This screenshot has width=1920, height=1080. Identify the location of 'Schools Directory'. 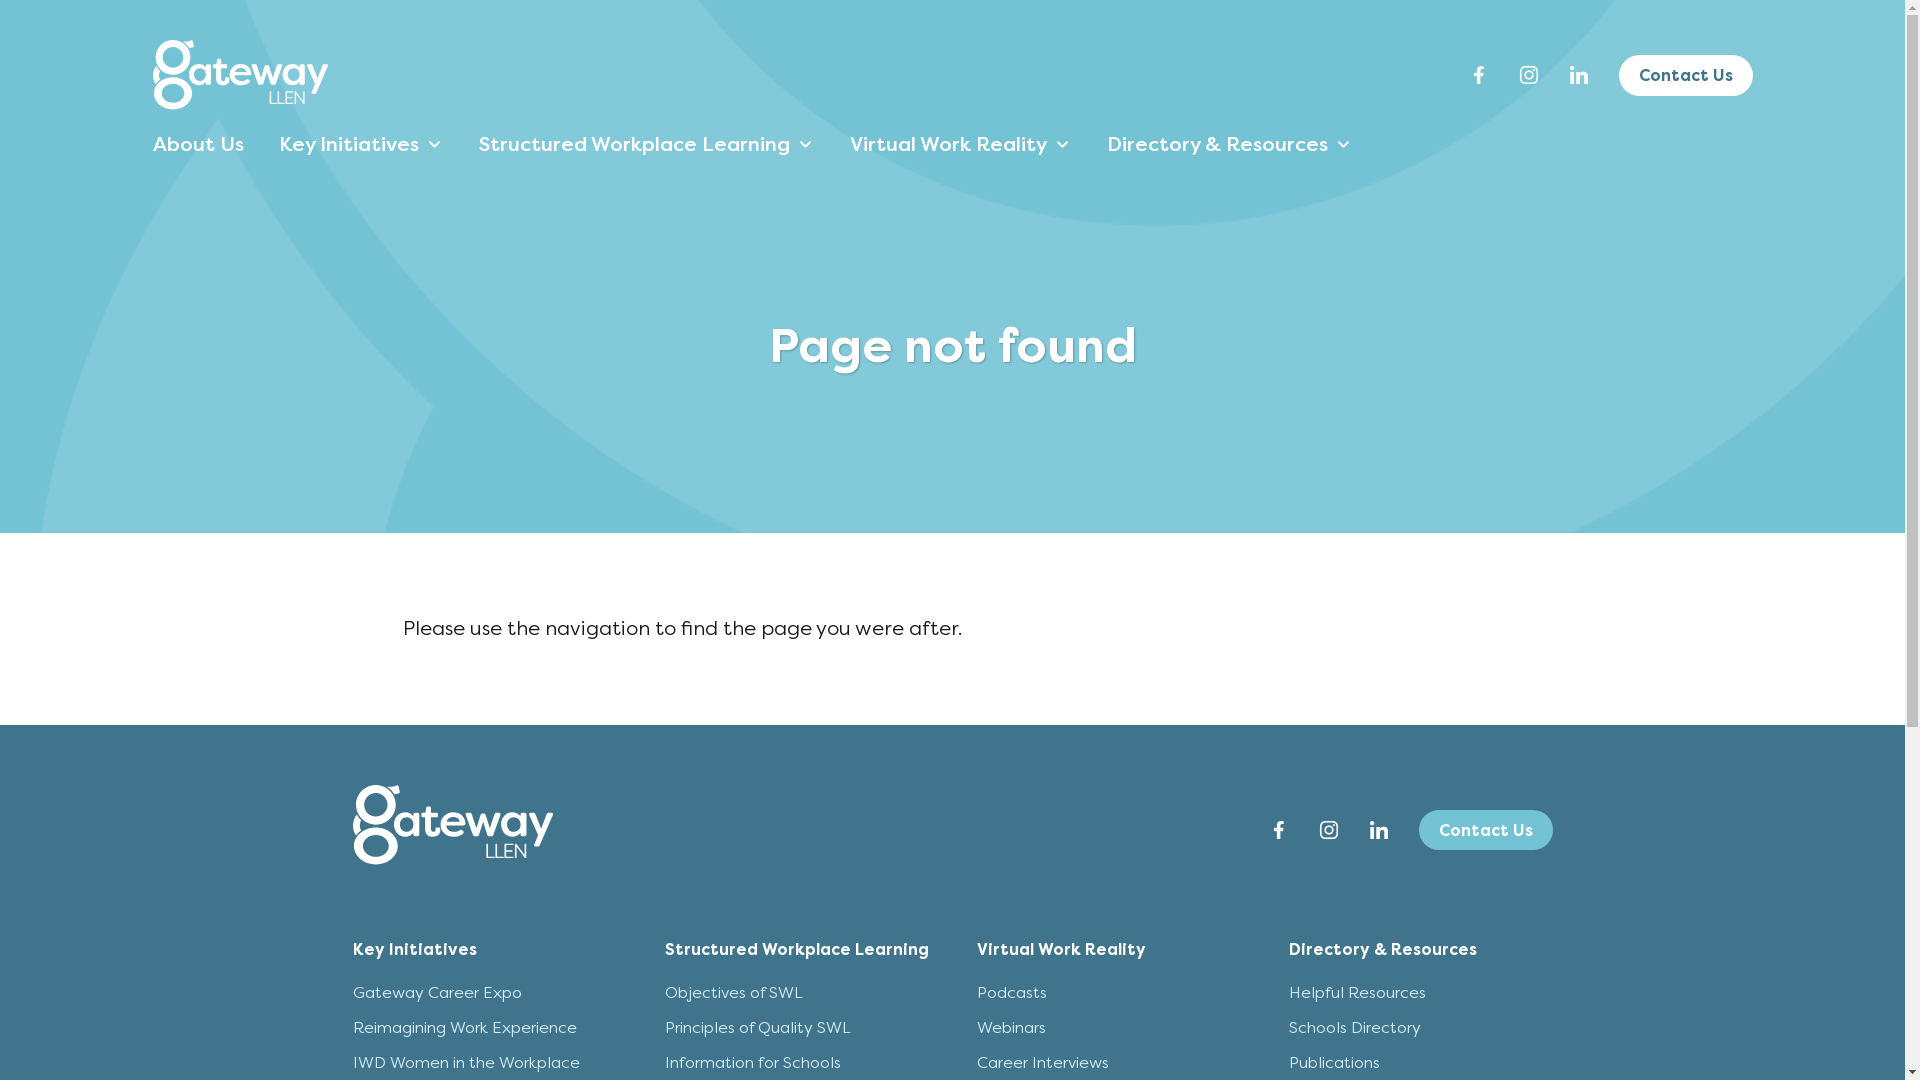
(1287, 1027).